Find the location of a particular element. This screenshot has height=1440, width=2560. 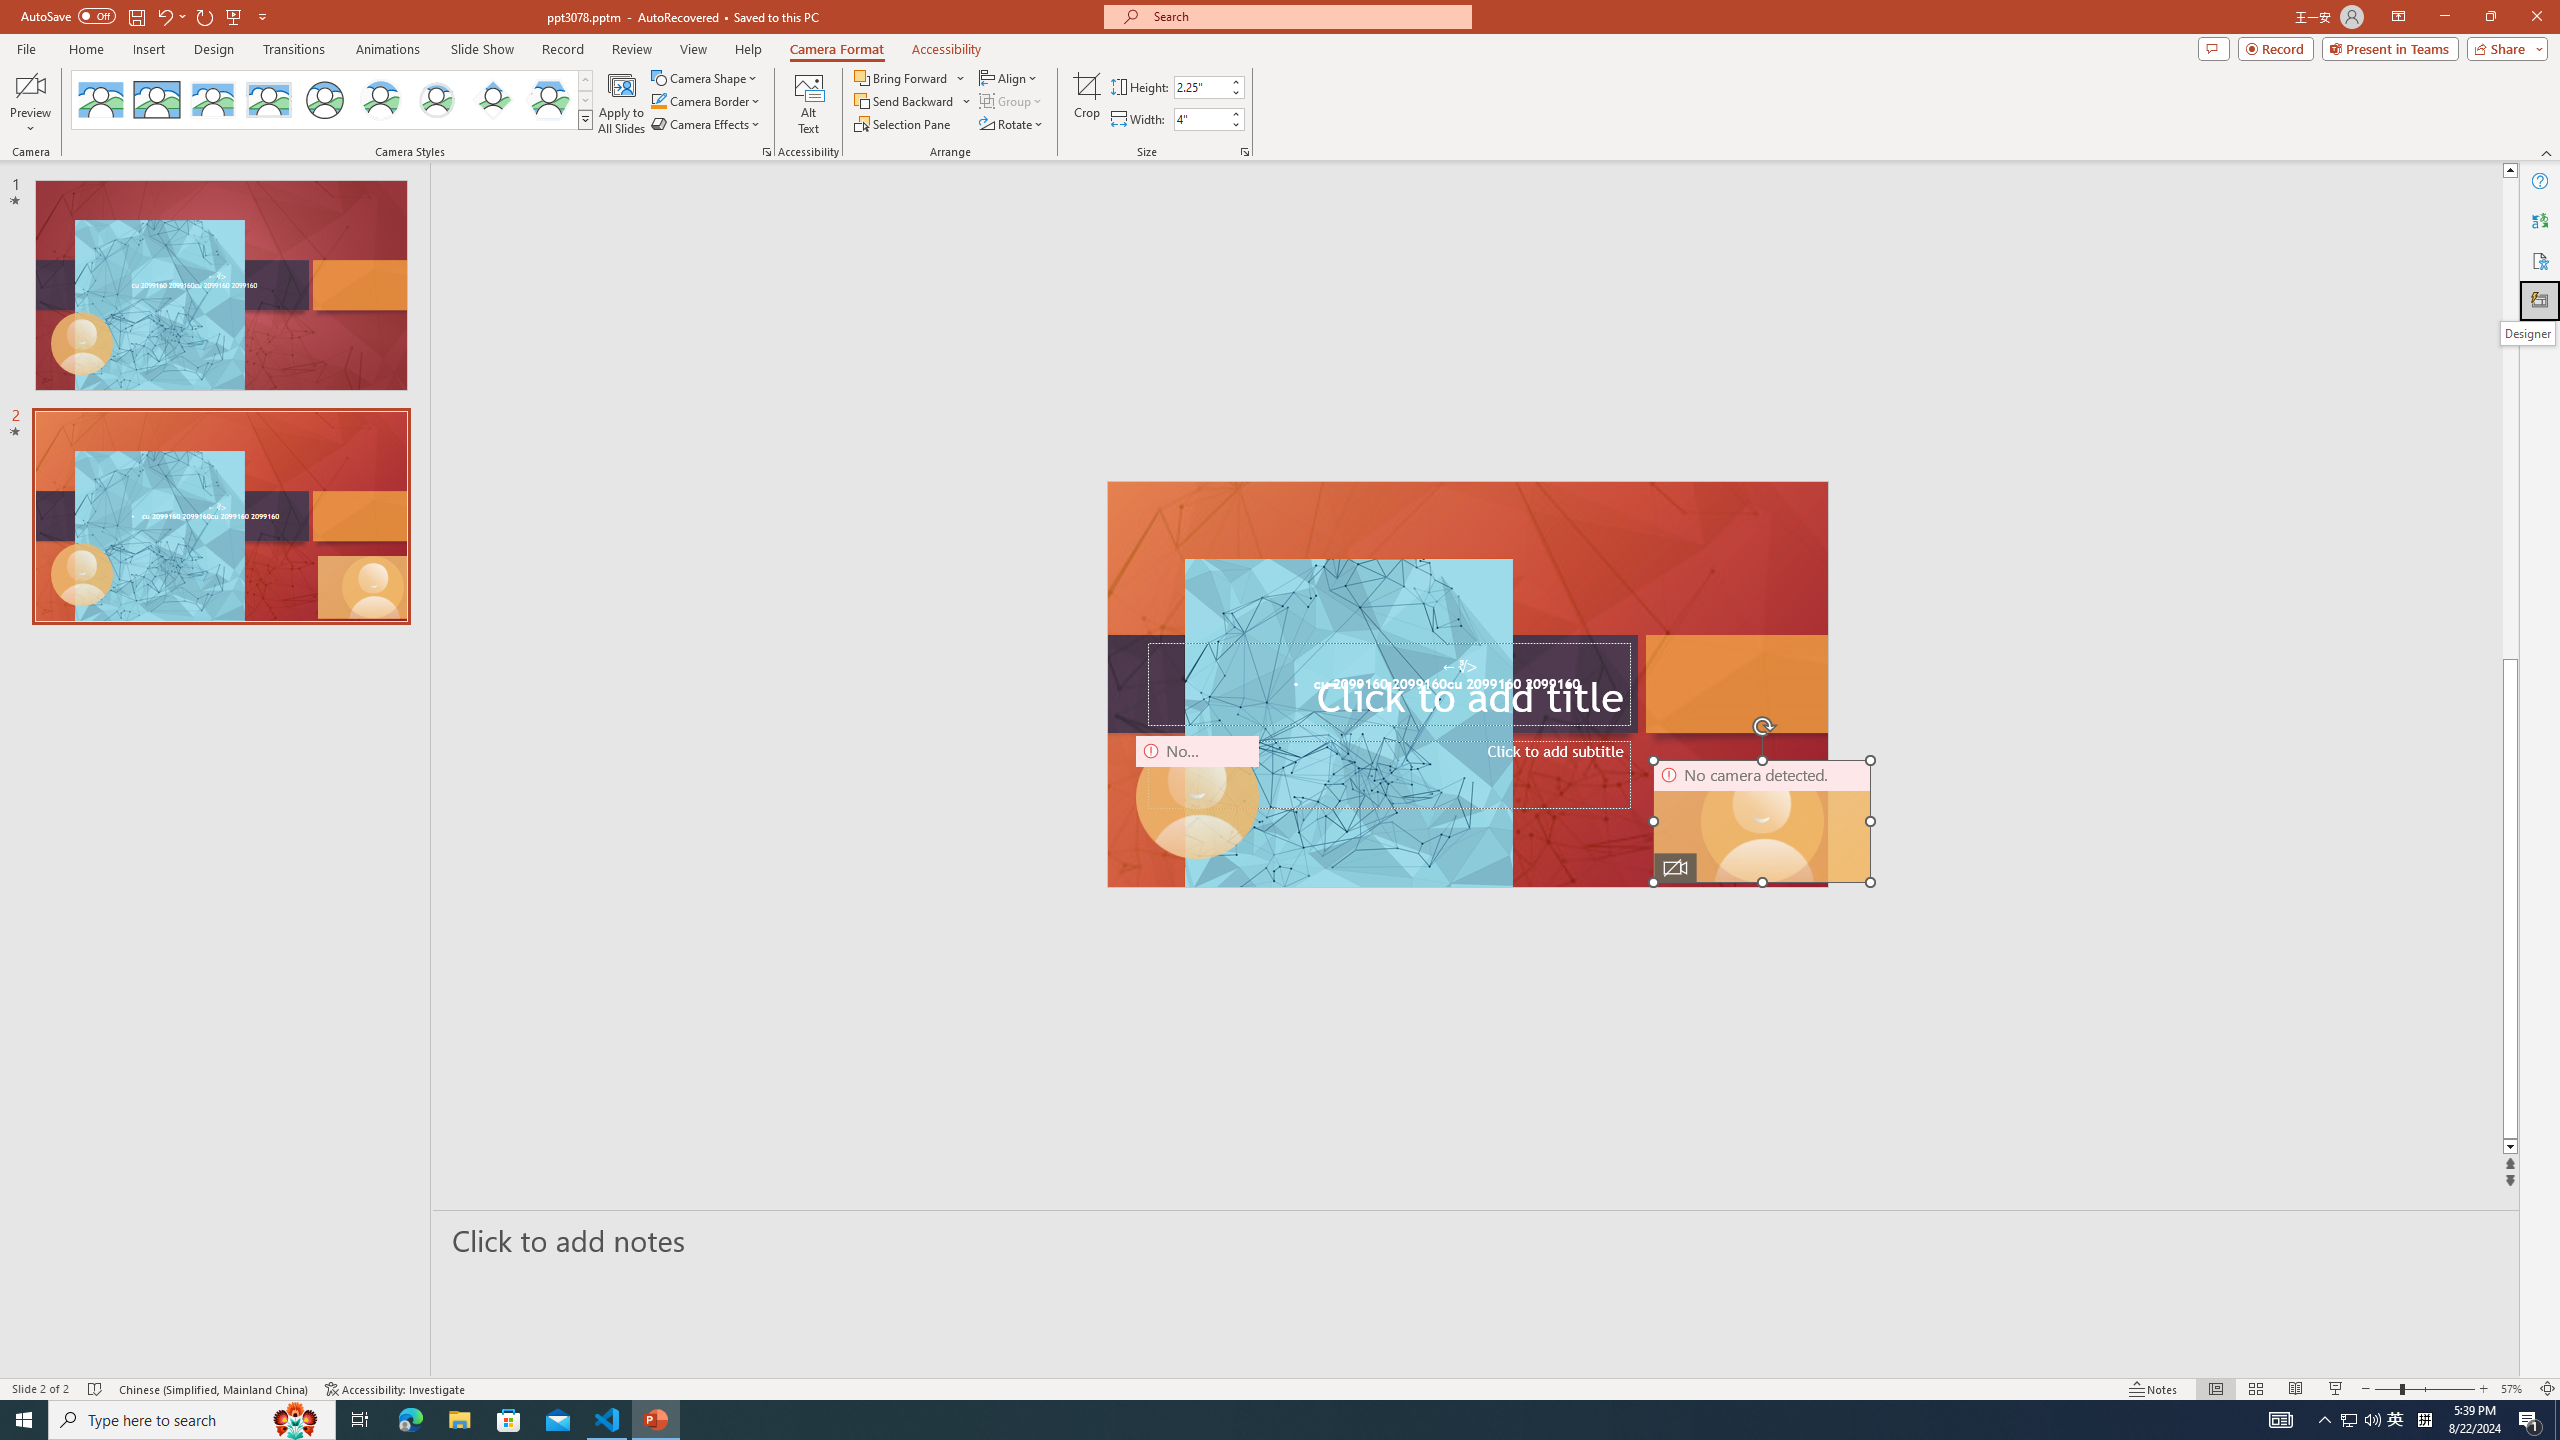

'Bring Forward' is located at coordinates (901, 77).